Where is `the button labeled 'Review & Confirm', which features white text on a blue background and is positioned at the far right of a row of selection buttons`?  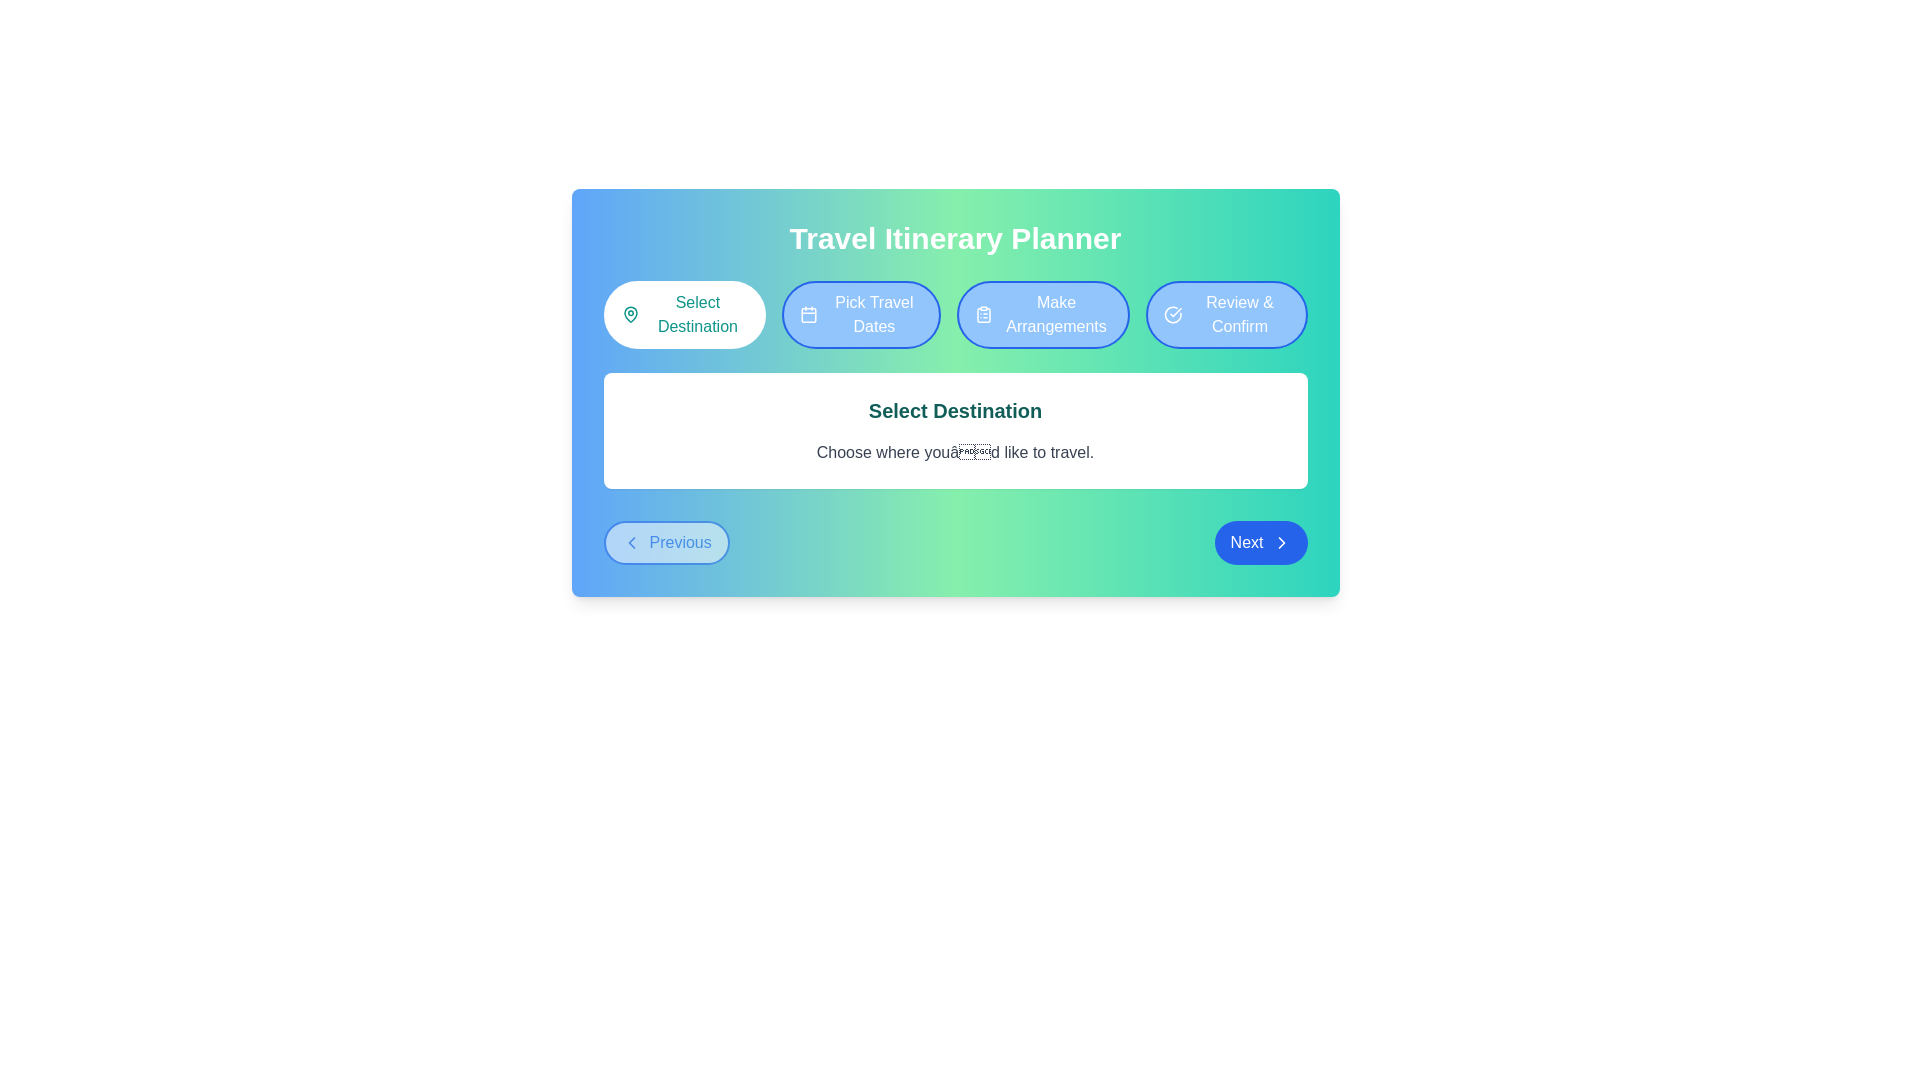 the button labeled 'Review & Confirm', which features white text on a blue background and is positioned at the far right of a row of selection buttons is located at coordinates (1238, 315).